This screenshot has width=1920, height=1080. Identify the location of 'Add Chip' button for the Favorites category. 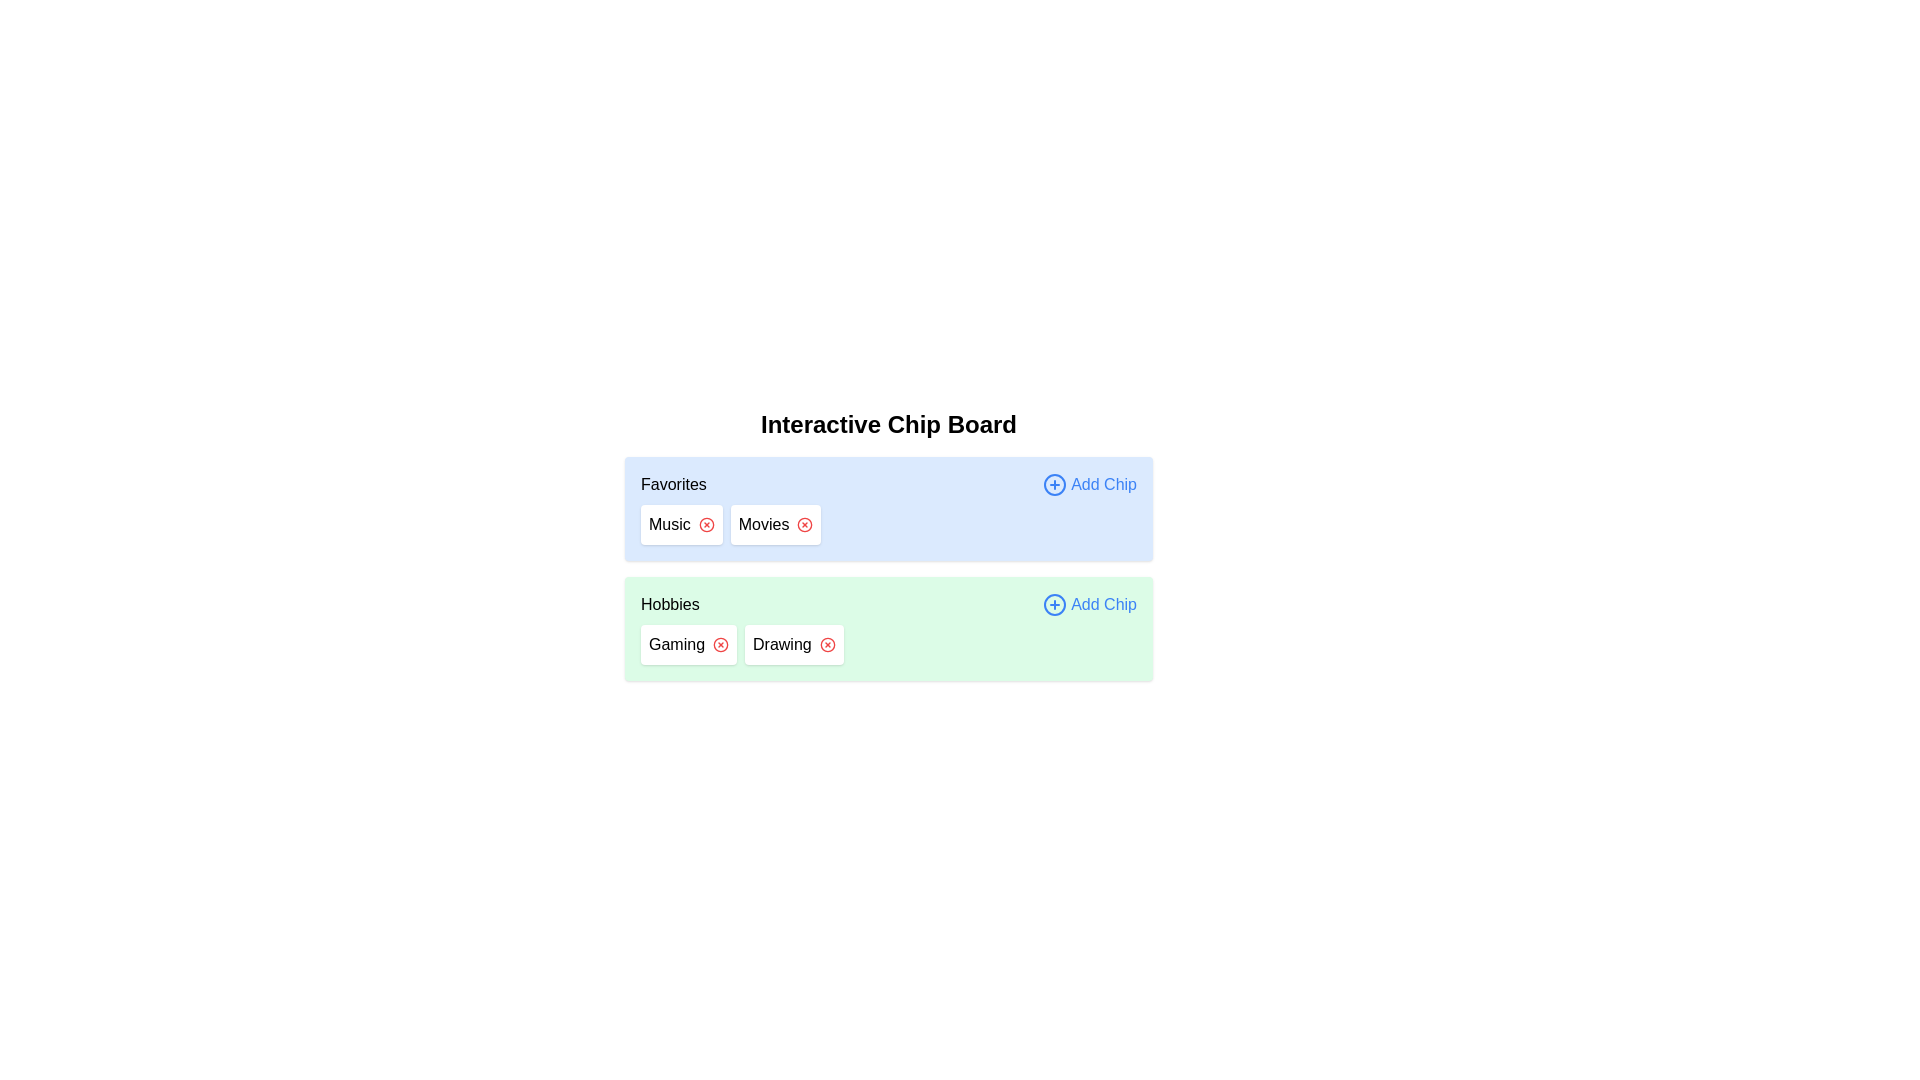
(1088, 485).